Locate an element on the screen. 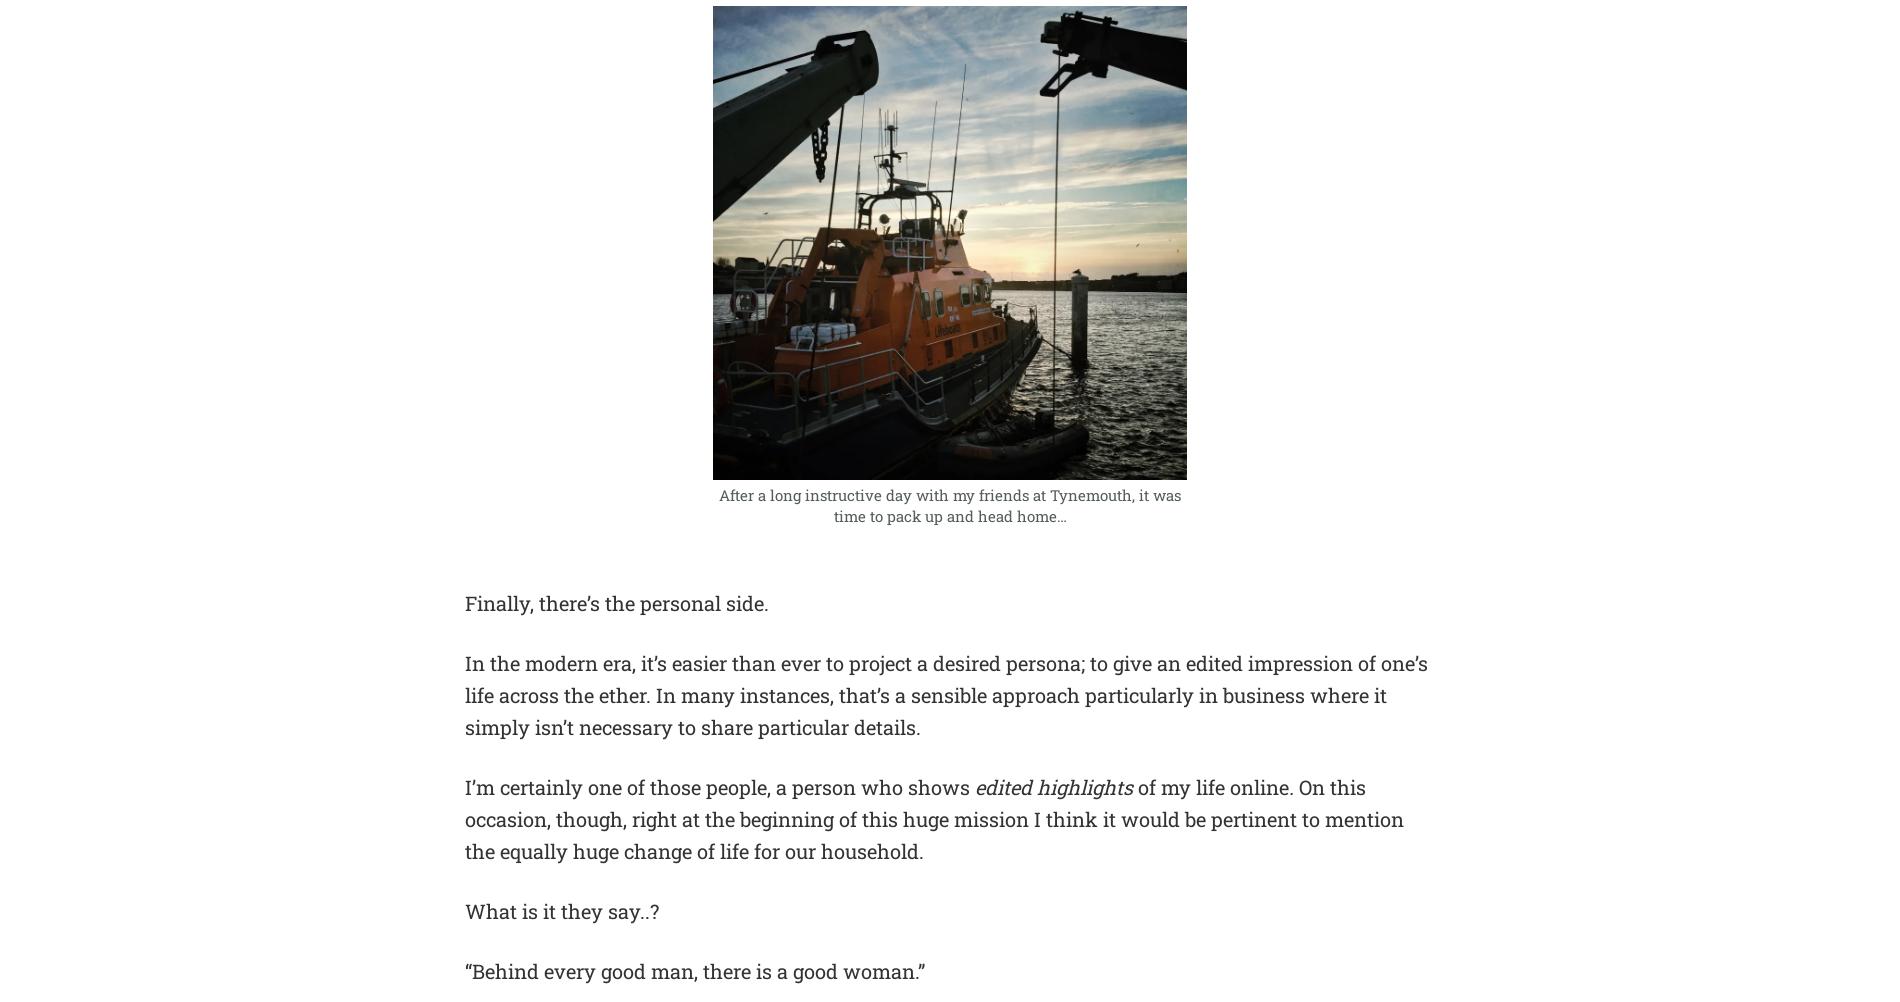 The height and width of the screenshot is (1002, 1900). 'On this occasion, though, right at the beginning of this huge mission I think it would be pertinent to mention the equally huge change of life for our household.' is located at coordinates (933, 818).